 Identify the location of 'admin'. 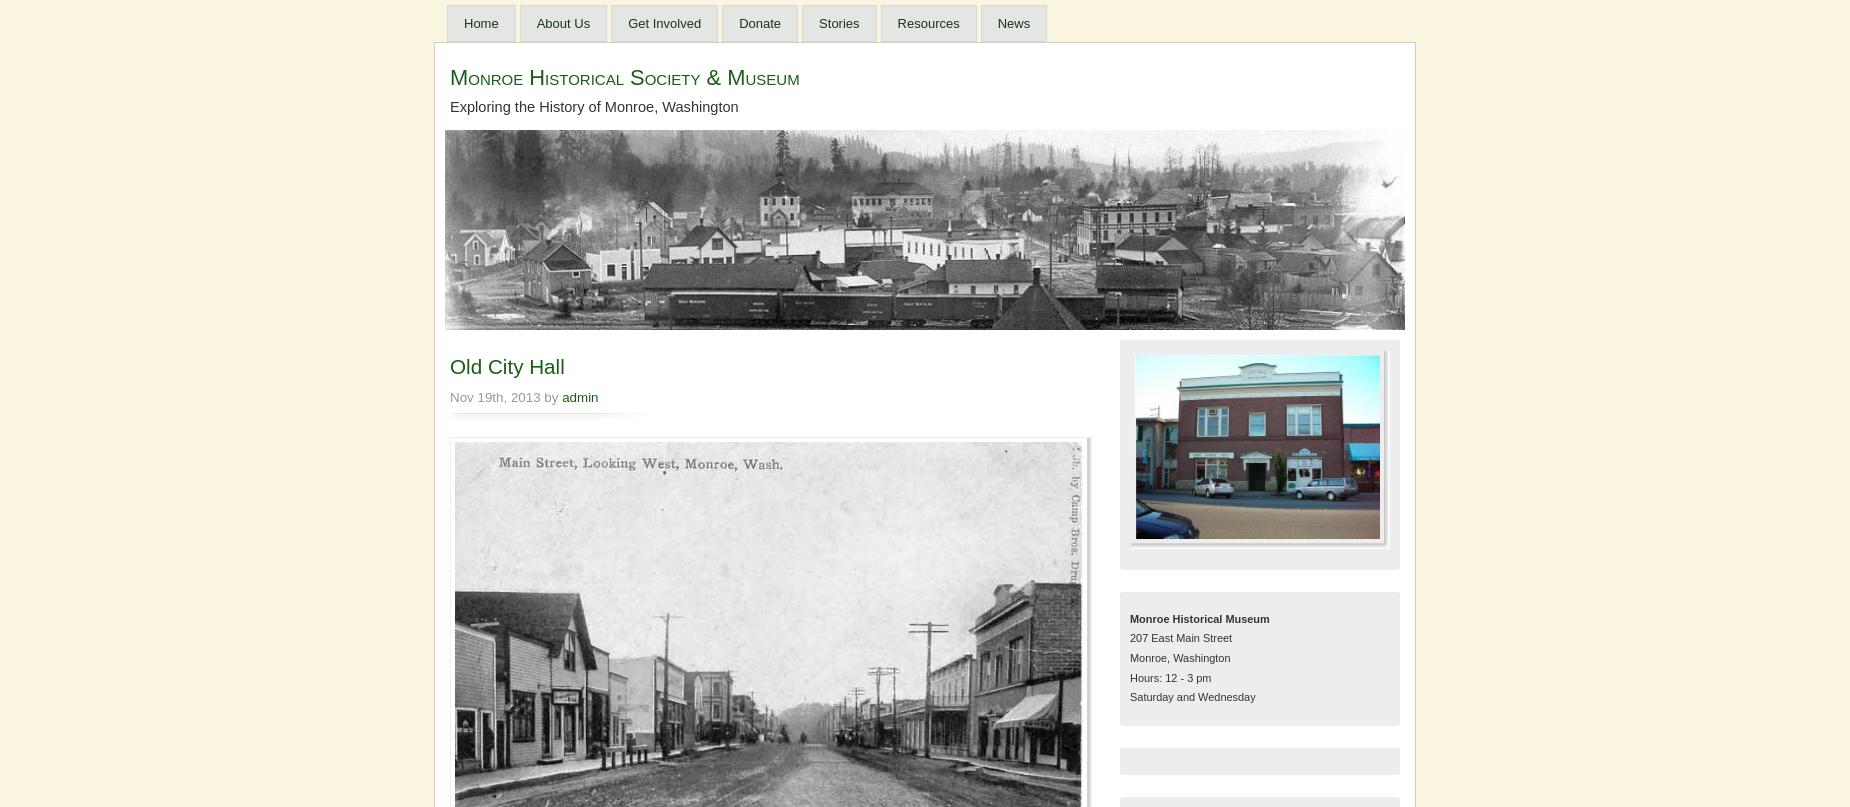
(579, 396).